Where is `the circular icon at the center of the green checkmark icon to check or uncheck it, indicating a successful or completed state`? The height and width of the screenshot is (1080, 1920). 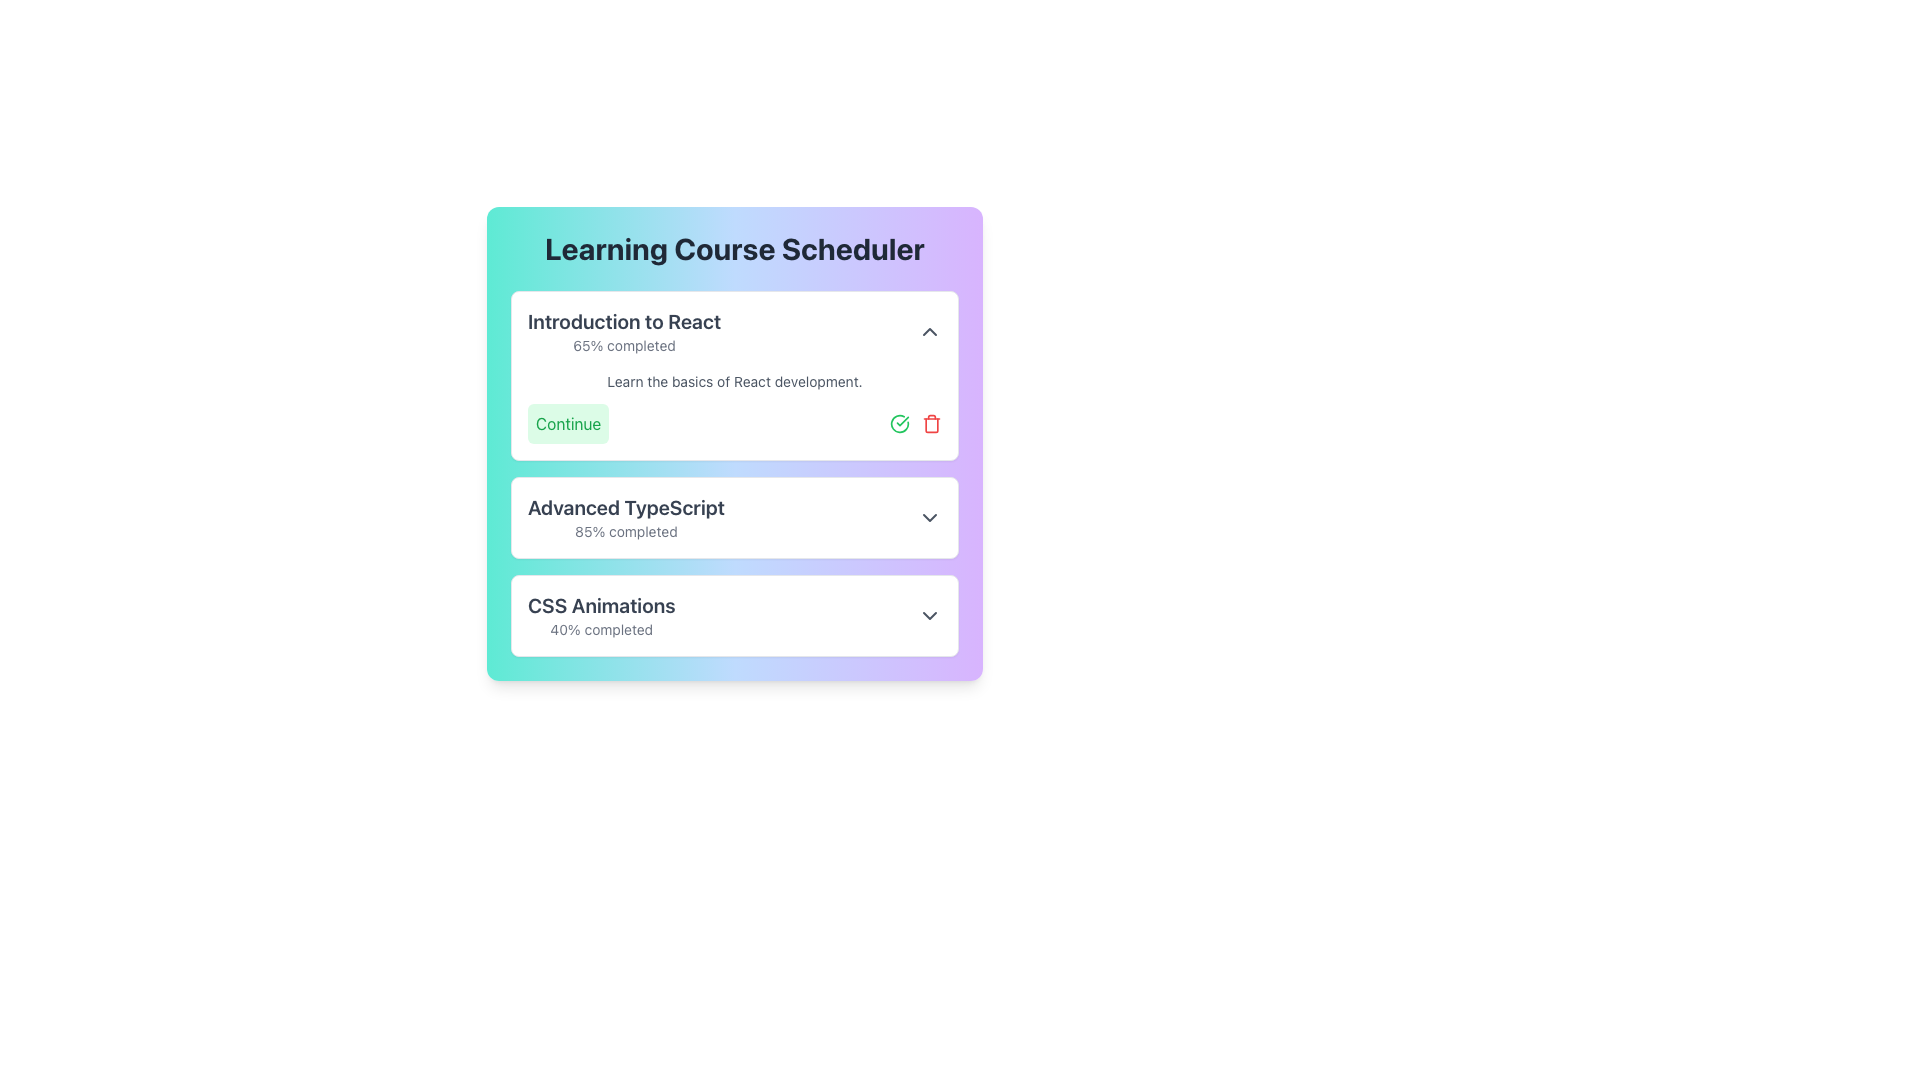 the circular icon at the center of the green checkmark icon to check or uncheck it, indicating a successful or completed state is located at coordinates (899, 423).